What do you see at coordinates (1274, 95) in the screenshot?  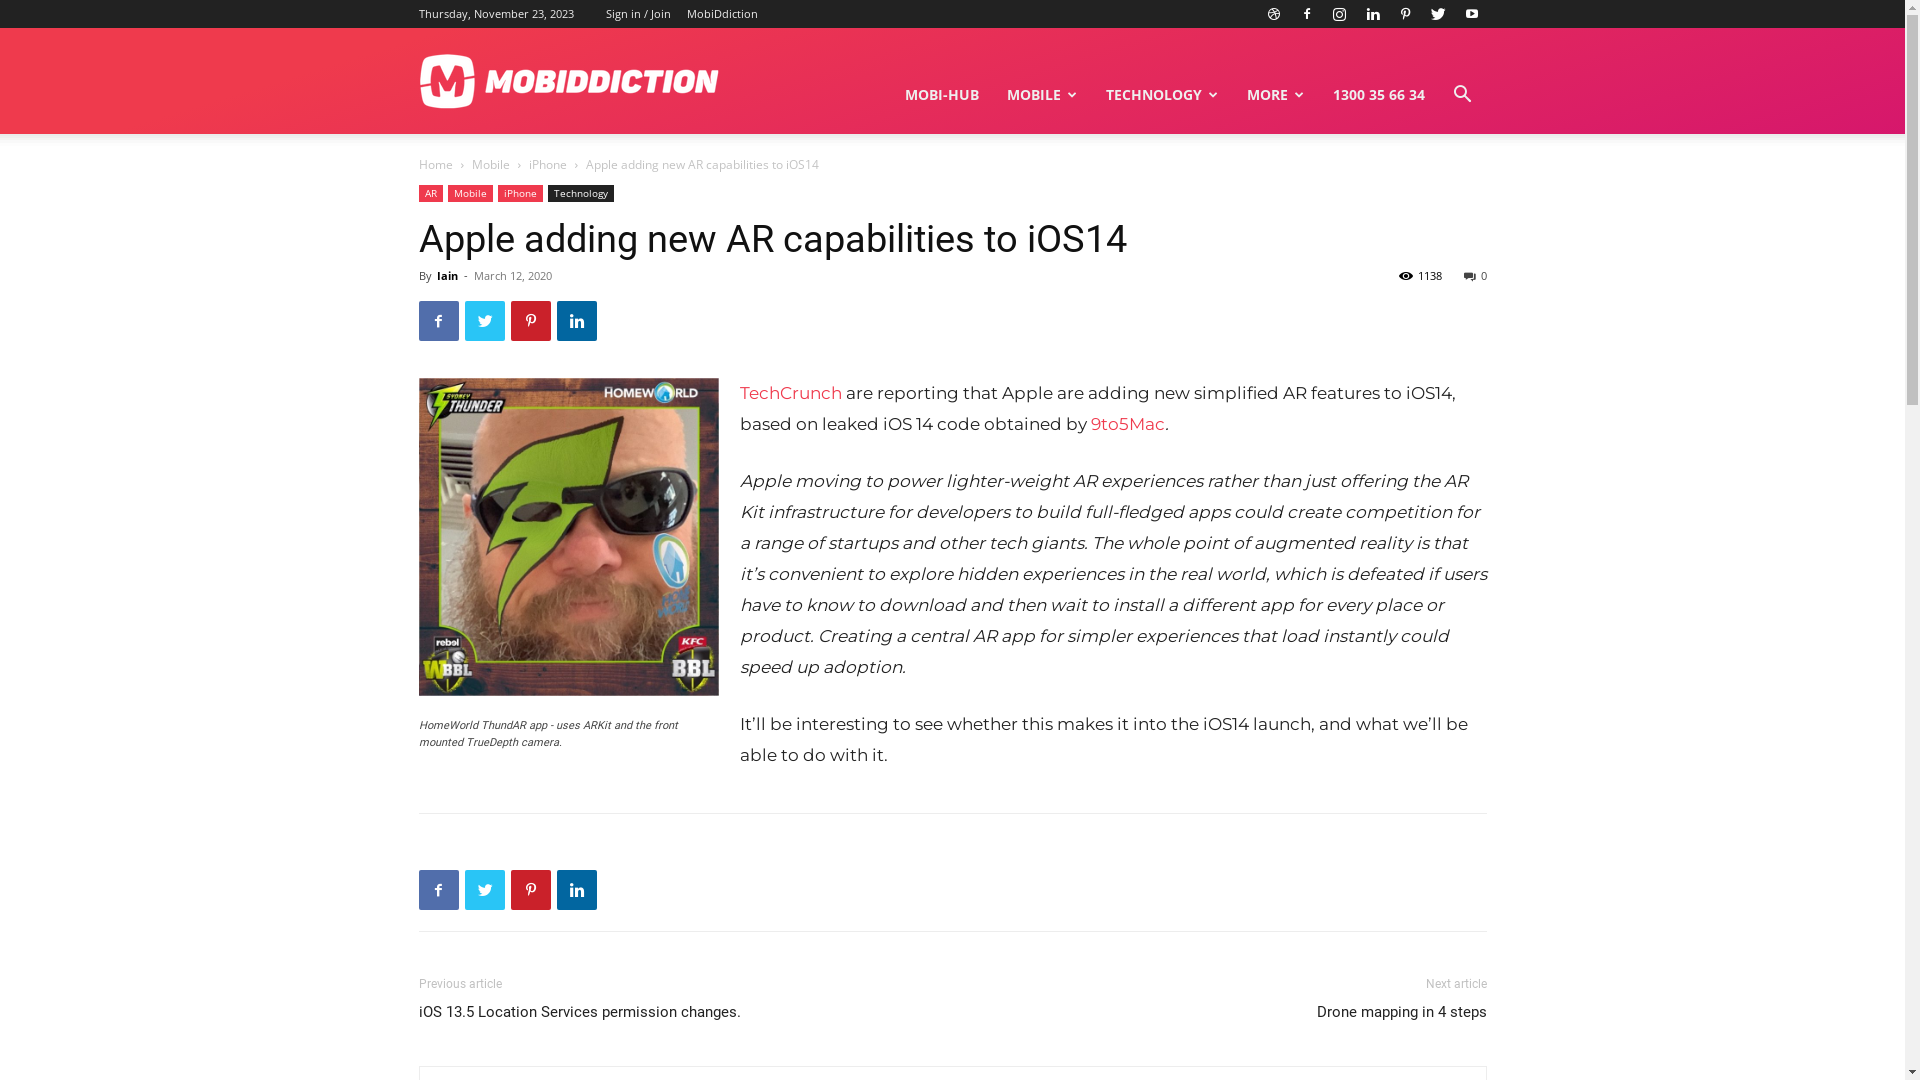 I see `'MORE'` at bounding box center [1274, 95].